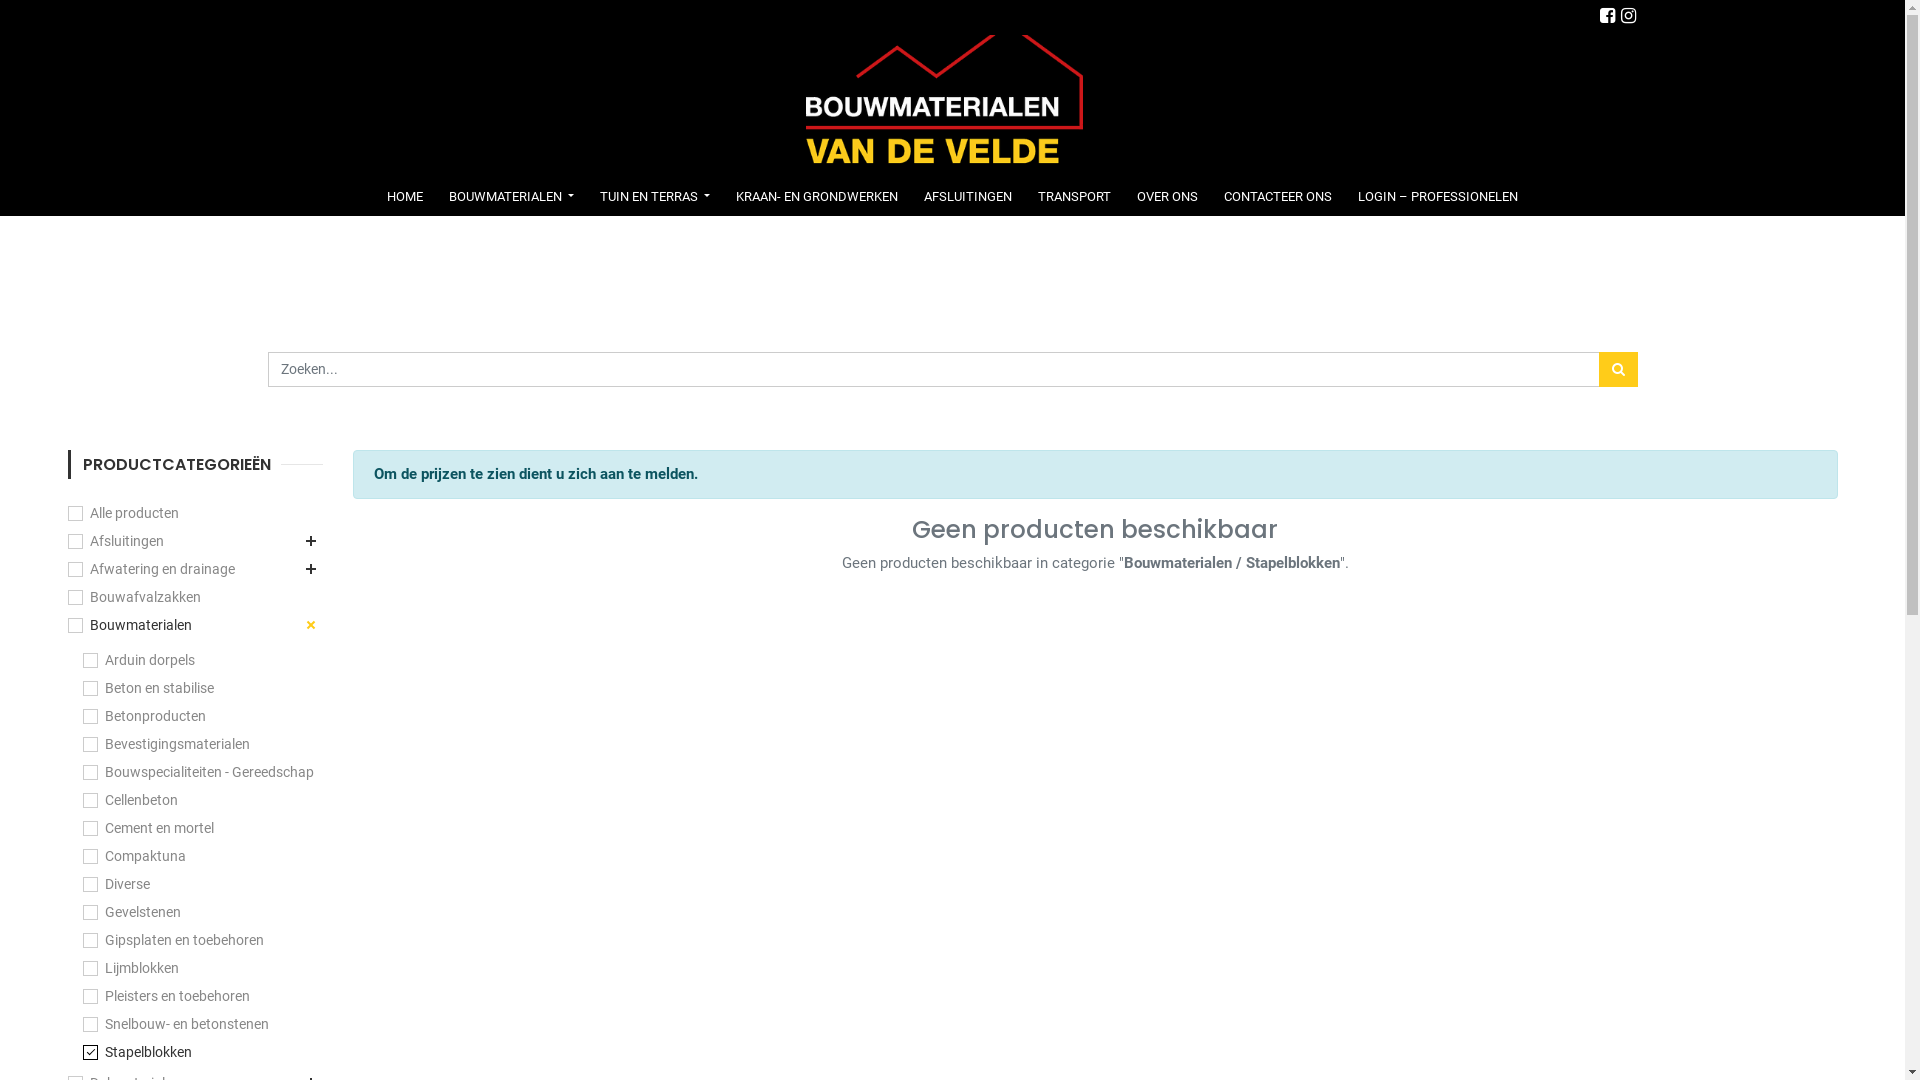 The height and width of the screenshot is (1080, 1920). Describe the element at coordinates (943, 103) in the screenshot. I see `'Bouwmaterialen Van de Velde'` at that location.